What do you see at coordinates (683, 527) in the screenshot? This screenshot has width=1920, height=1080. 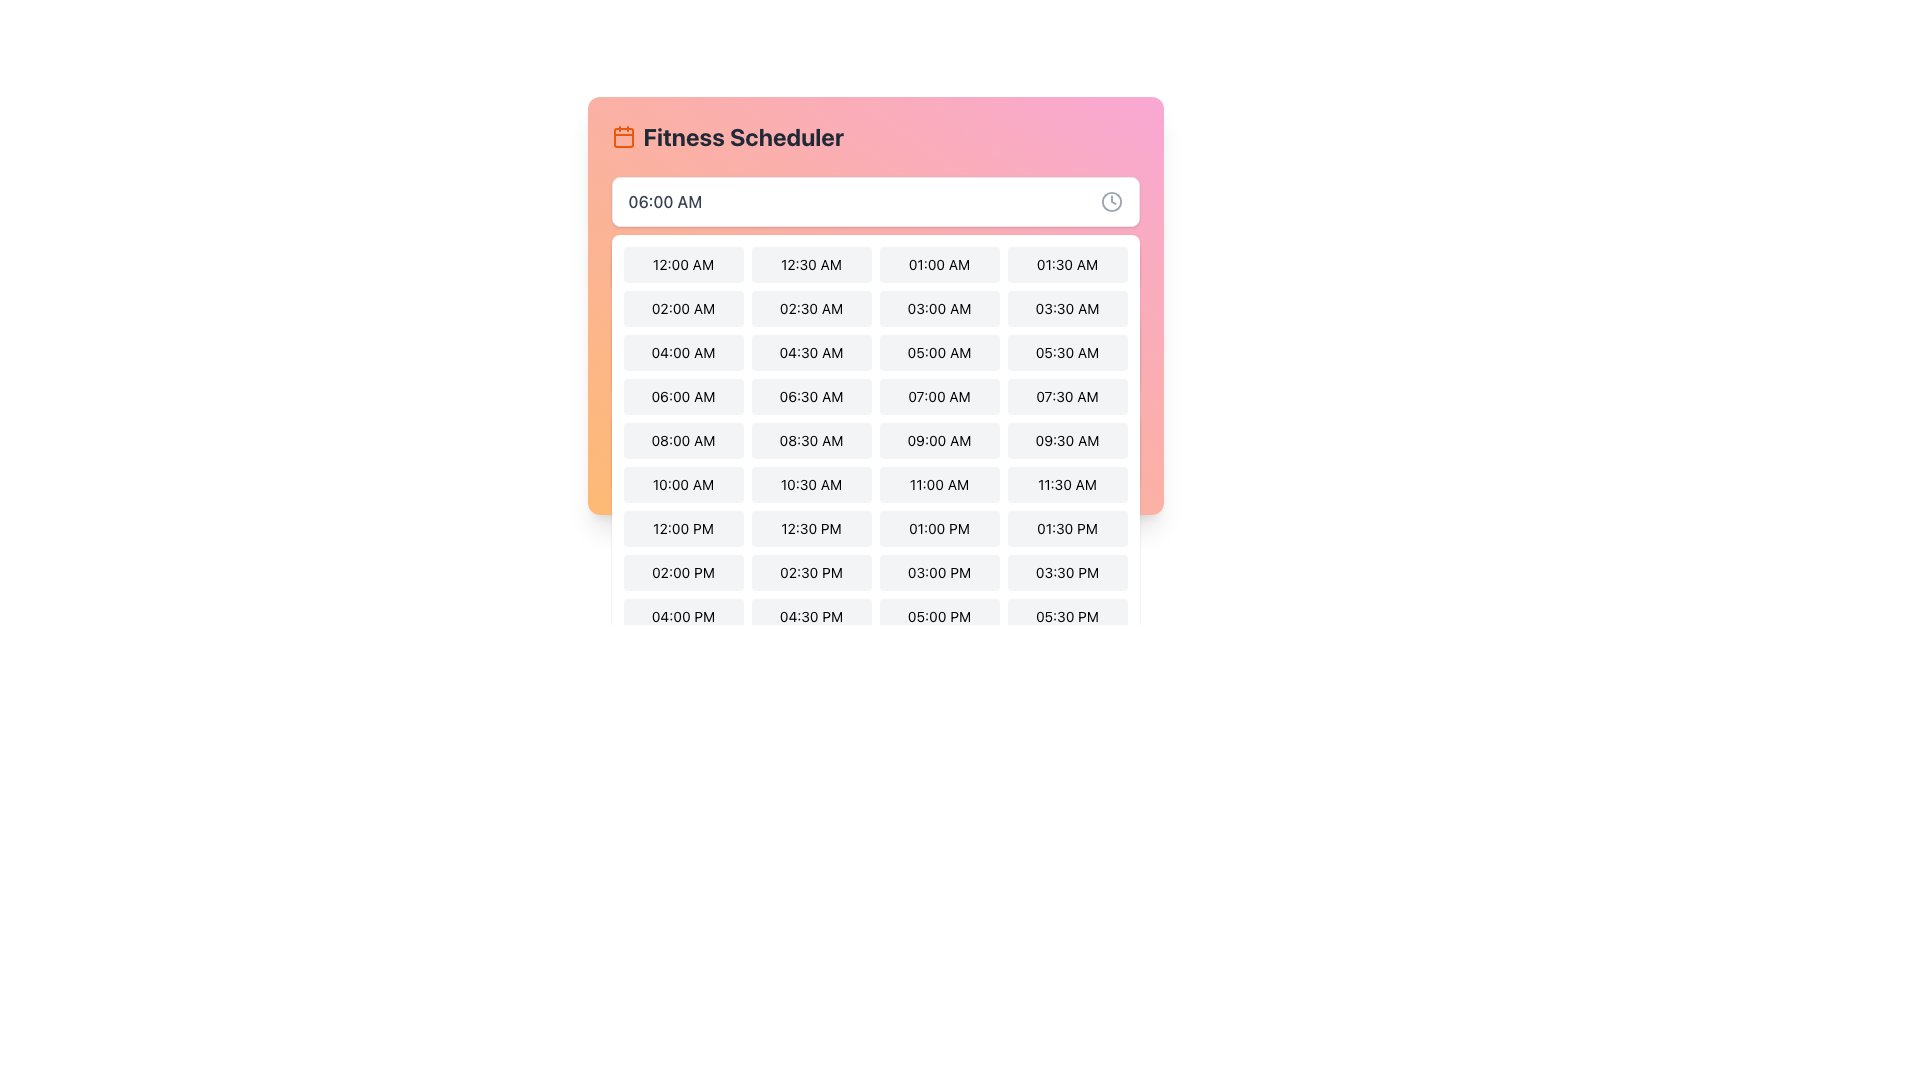 I see `the button labeled '12:00 PM' located in the fifth row and first column of the dropdown panel` at bounding box center [683, 527].